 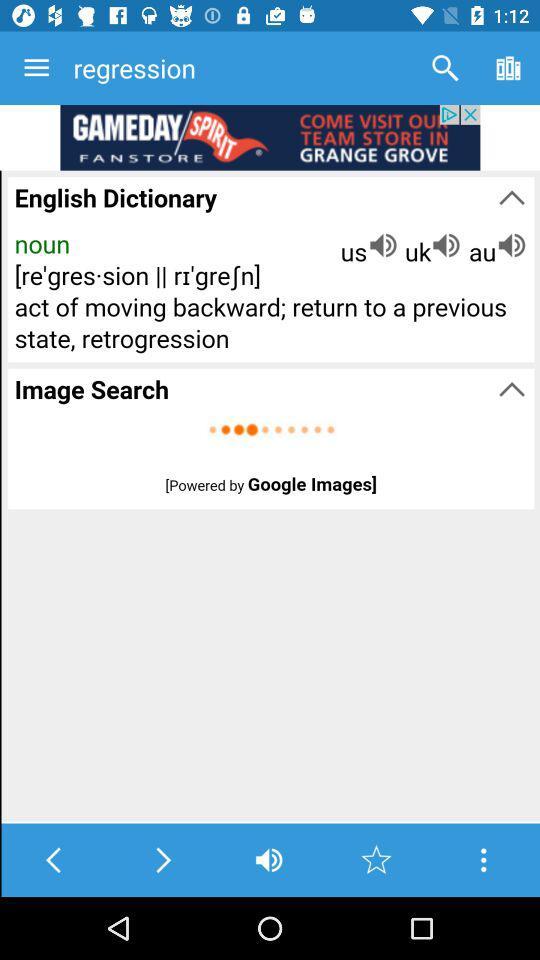 I want to click on the arrow_forward icon, so click(x=161, y=859).